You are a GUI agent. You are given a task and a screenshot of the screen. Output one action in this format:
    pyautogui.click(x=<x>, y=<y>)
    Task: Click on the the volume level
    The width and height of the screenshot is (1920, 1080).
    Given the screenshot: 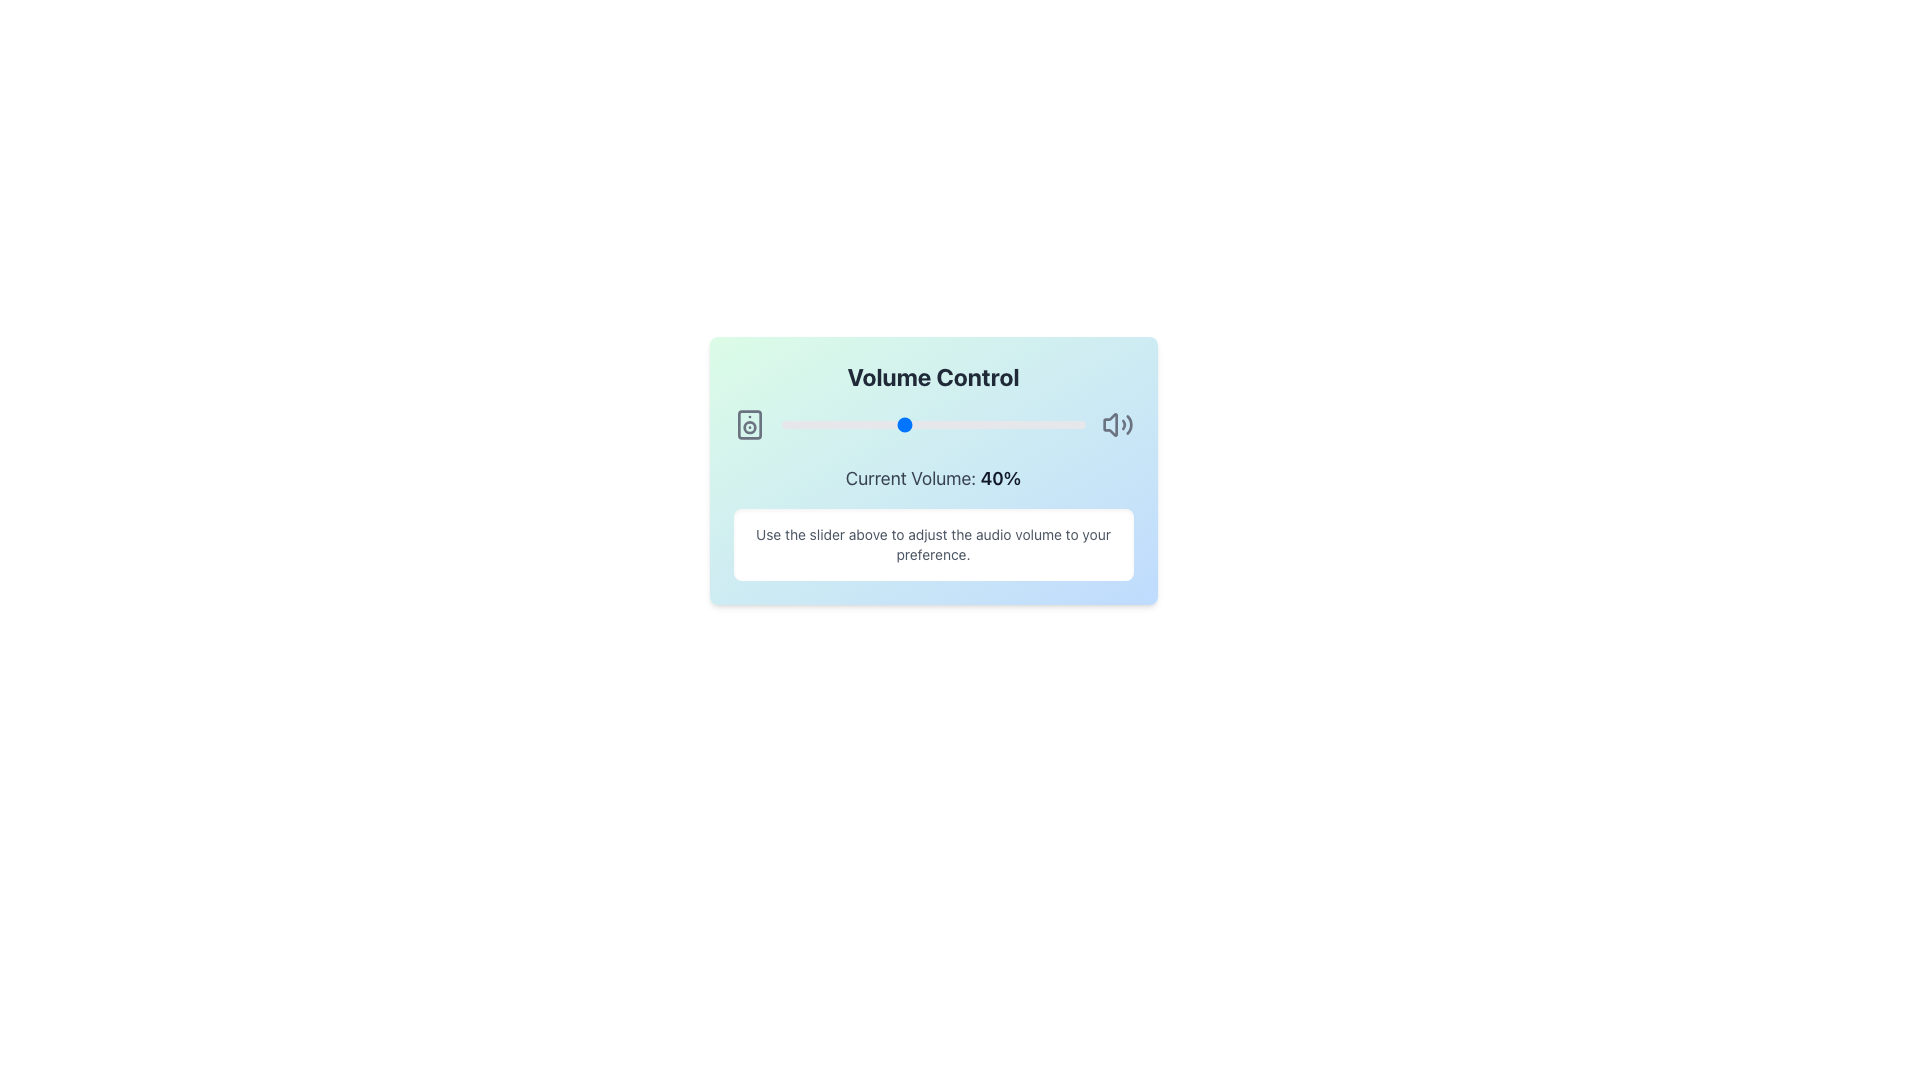 What is the action you would take?
    pyautogui.click(x=976, y=423)
    